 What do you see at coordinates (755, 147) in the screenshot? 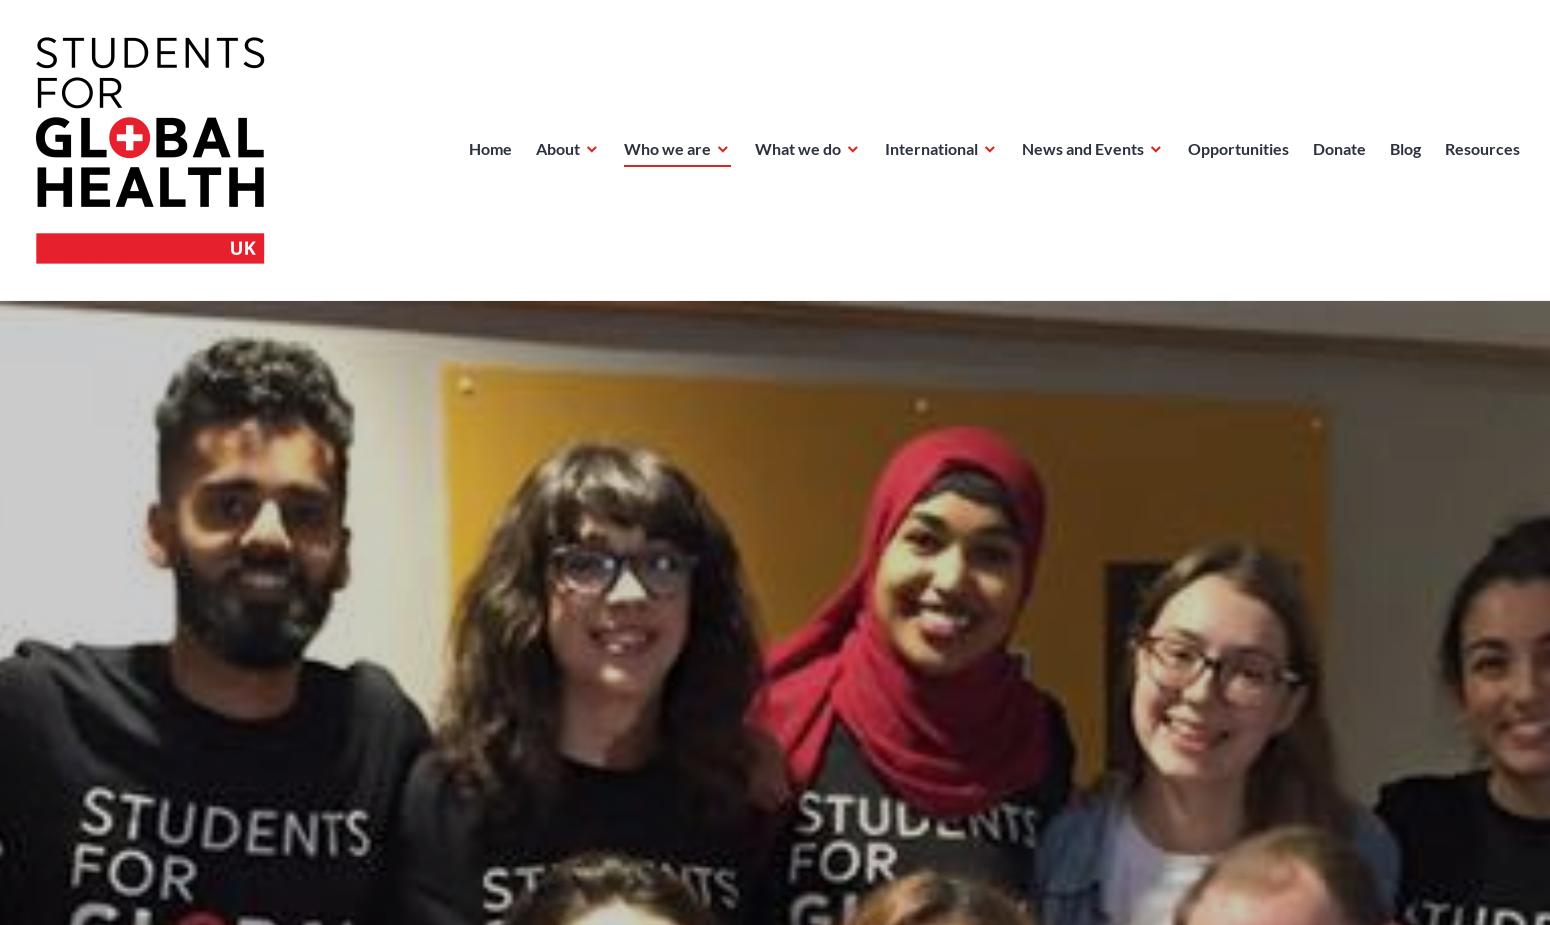
I see `'What we do'` at bounding box center [755, 147].